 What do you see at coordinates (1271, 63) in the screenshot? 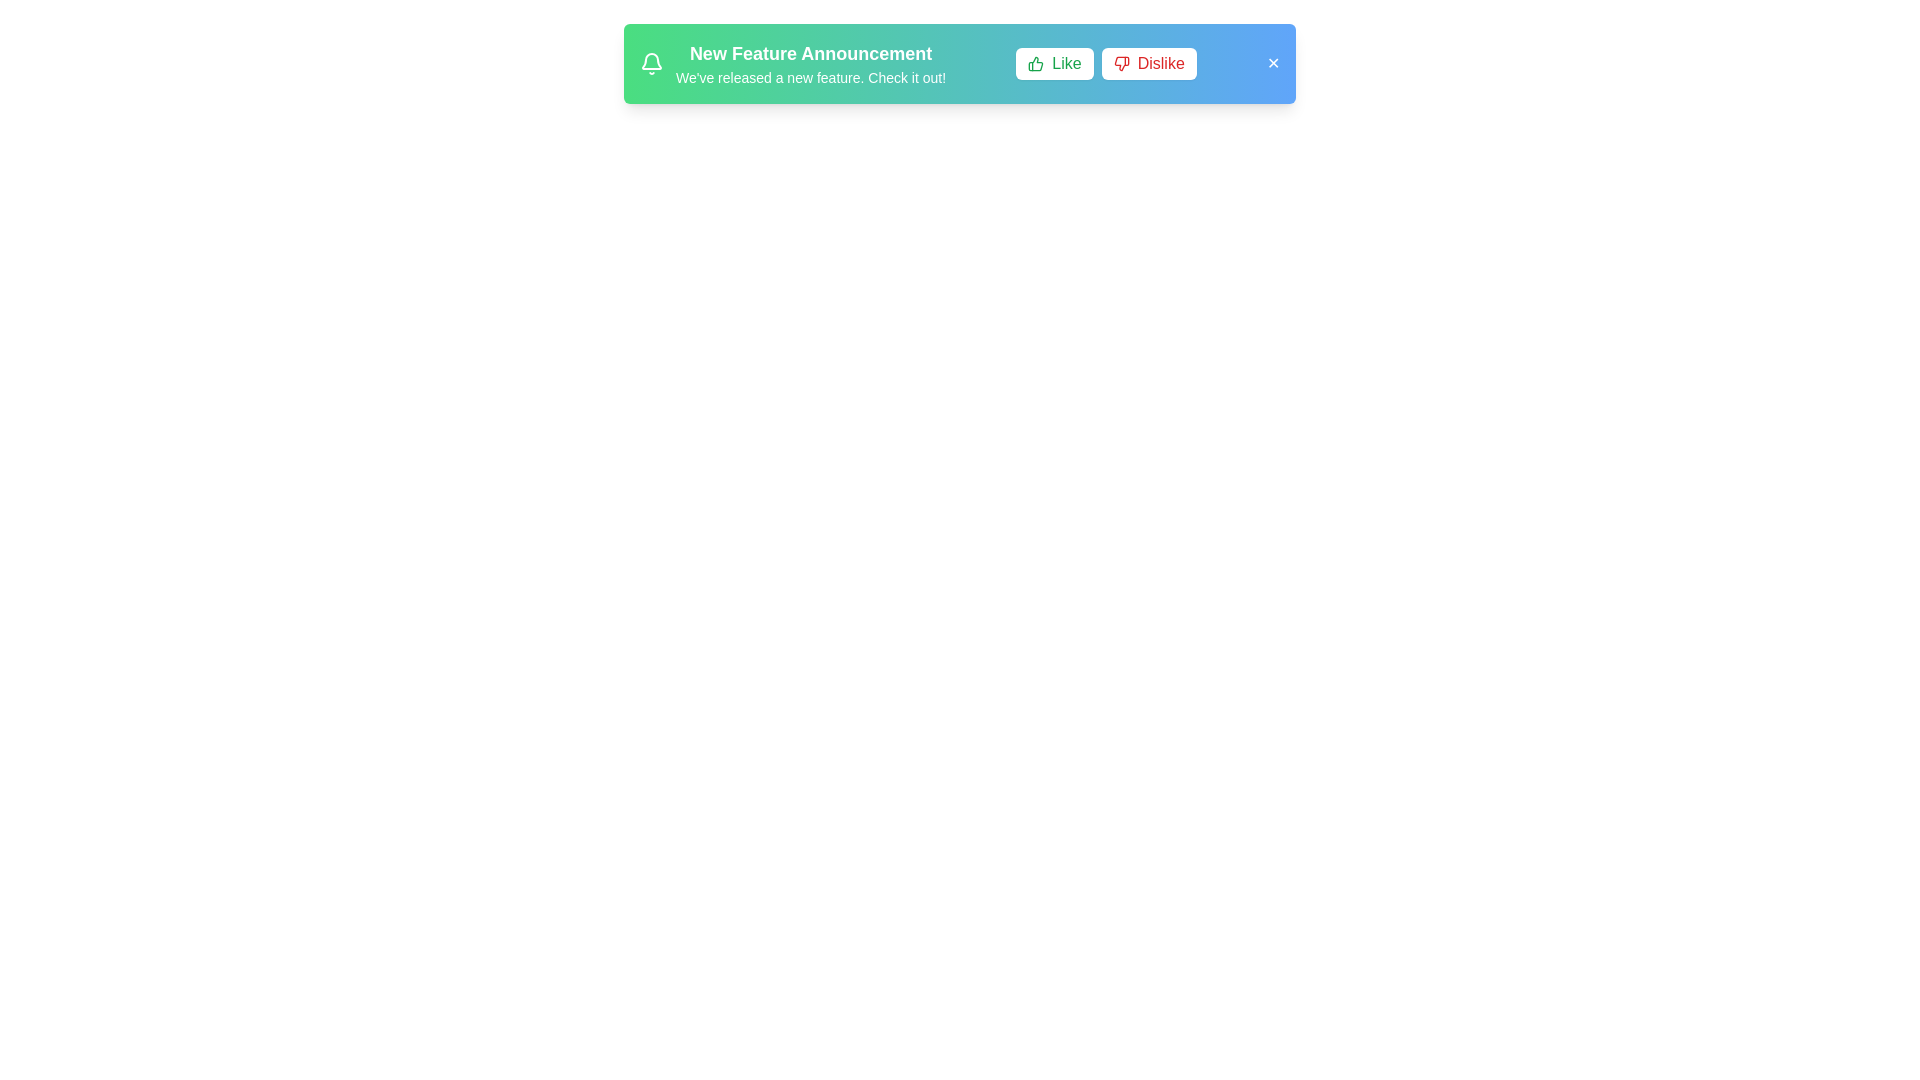
I see `the close button of the notification bar to close it` at bounding box center [1271, 63].